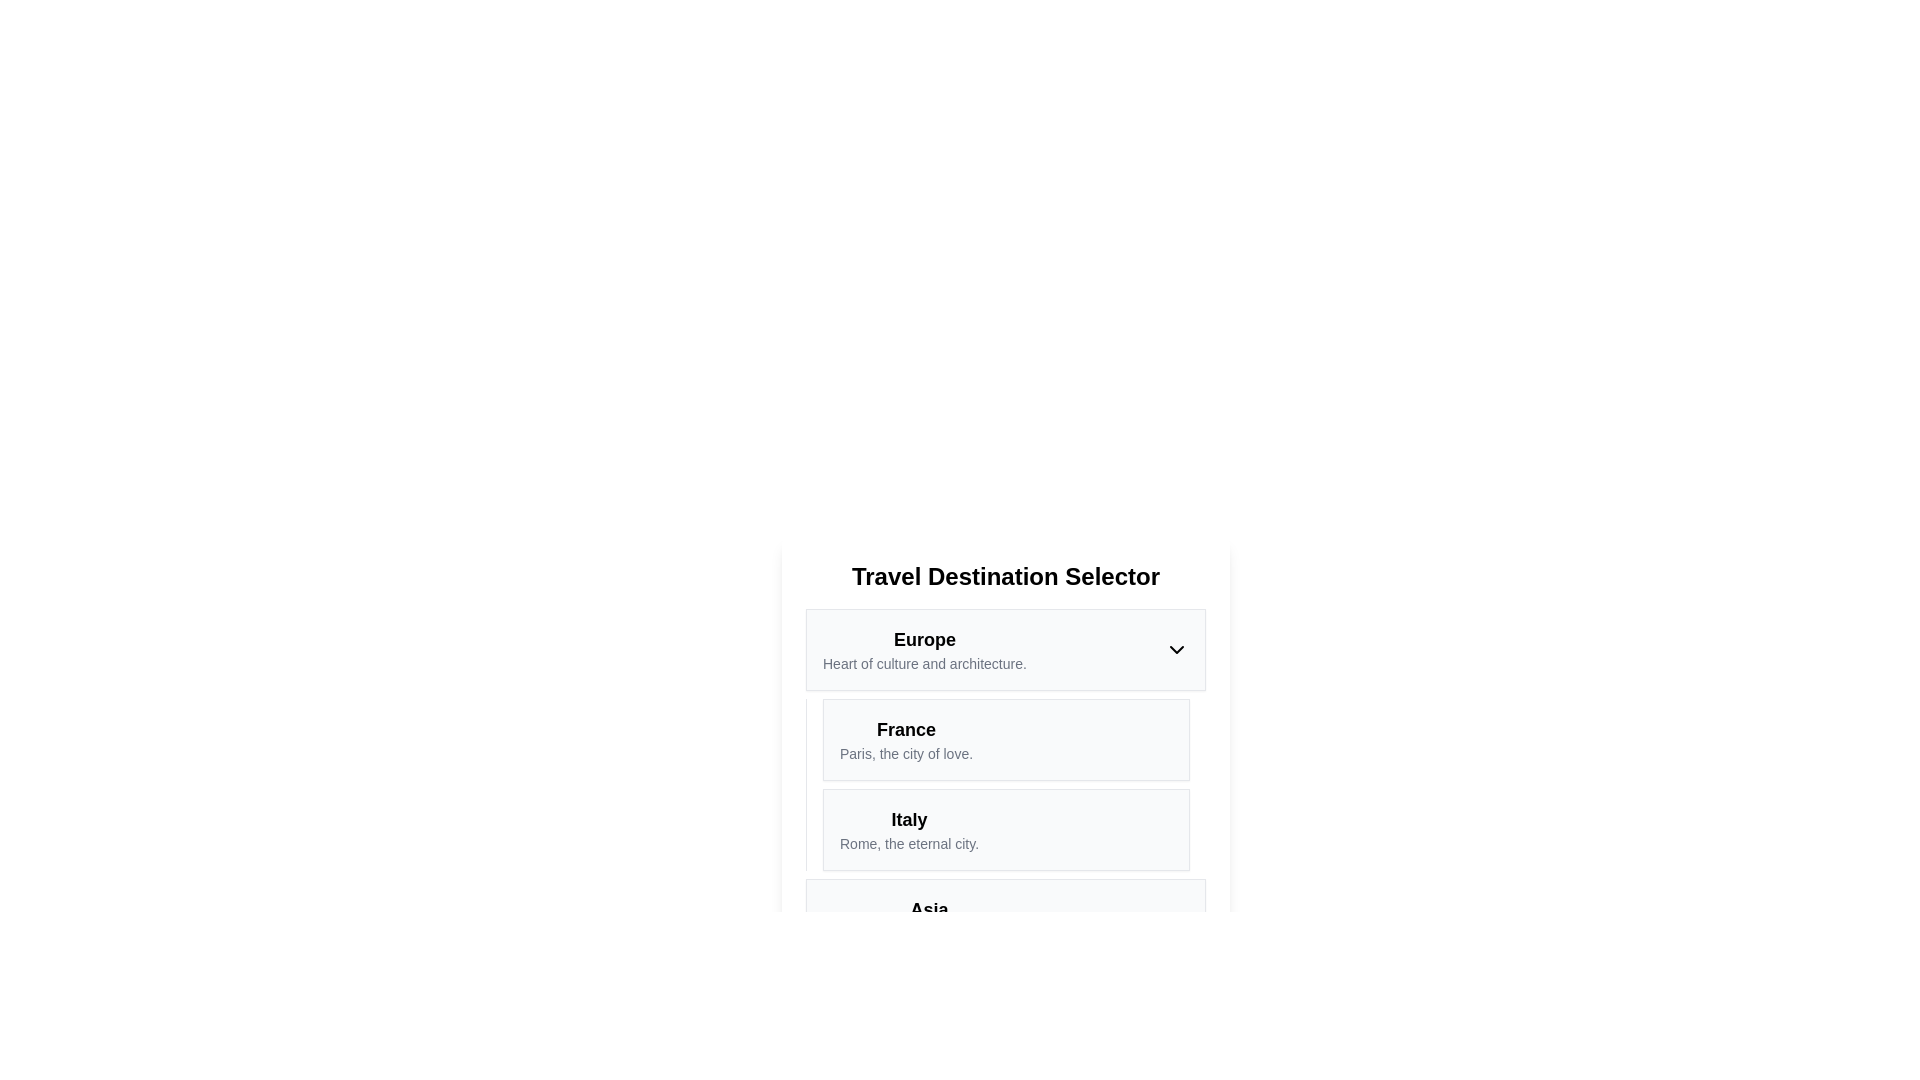  I want to click on the text label displaying 'Paris, the city of love.' positioned beneath the title 'France' in the 'Travel Destination Selector' panel, so click(905, 753).